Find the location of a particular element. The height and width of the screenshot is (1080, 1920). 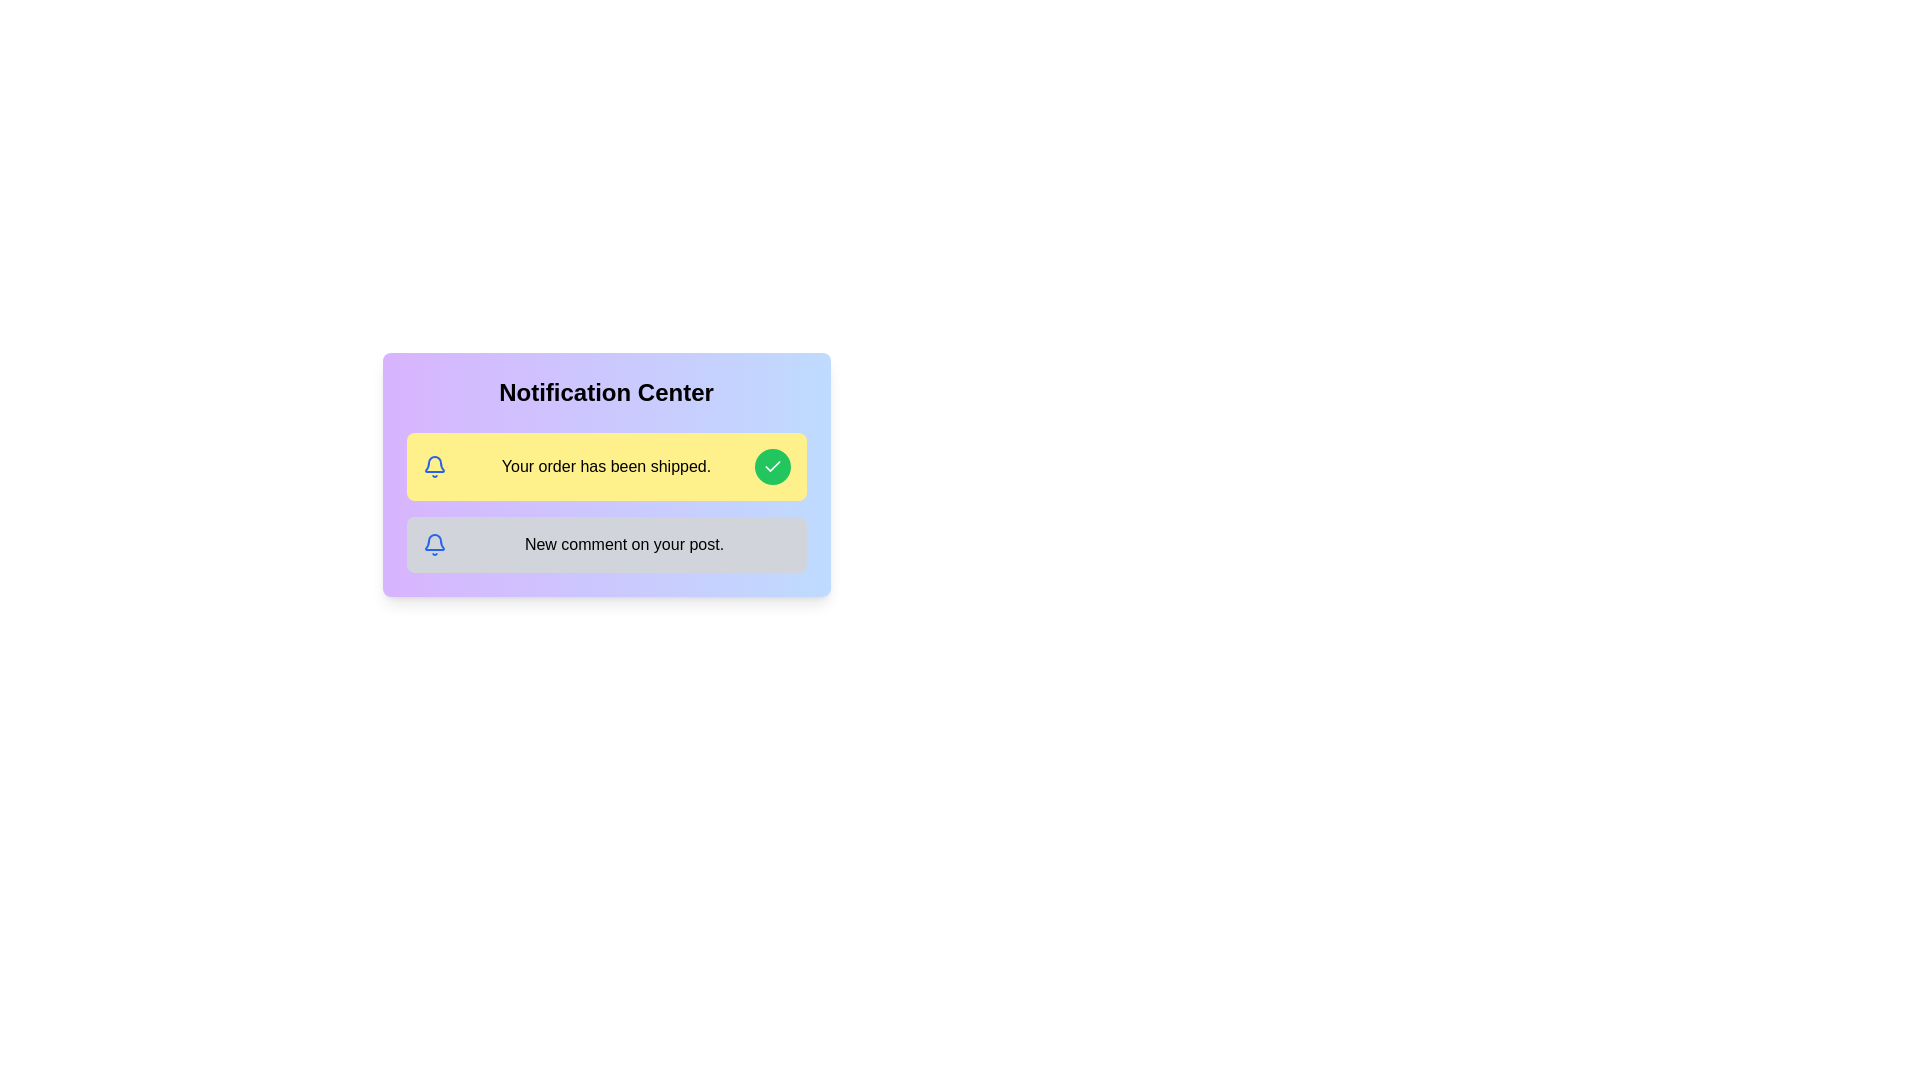

notification item that displays a bell icon and the text 'New comment on your post.' This is the second notification in the 'Notification Center.' is located at coordinates (605, 544).